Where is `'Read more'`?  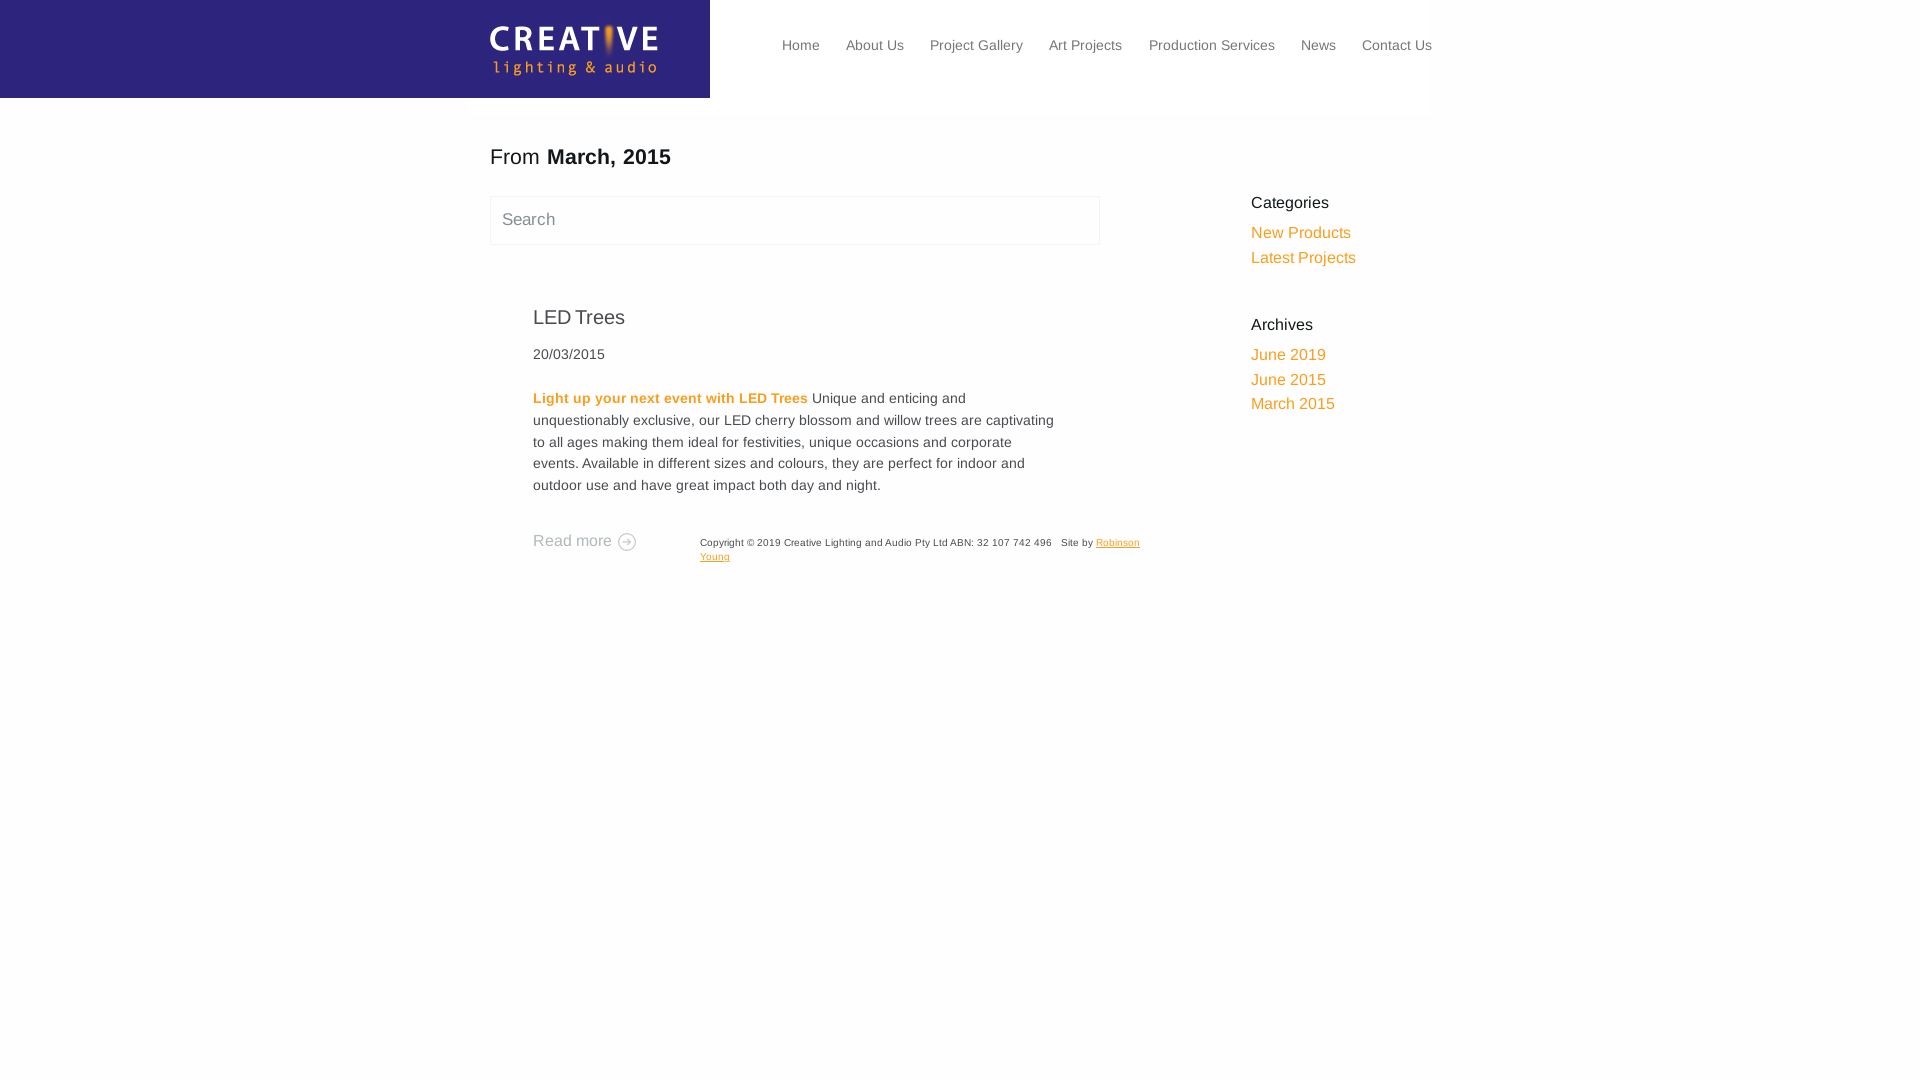
'Read more' is located at coordinates (532, 540).